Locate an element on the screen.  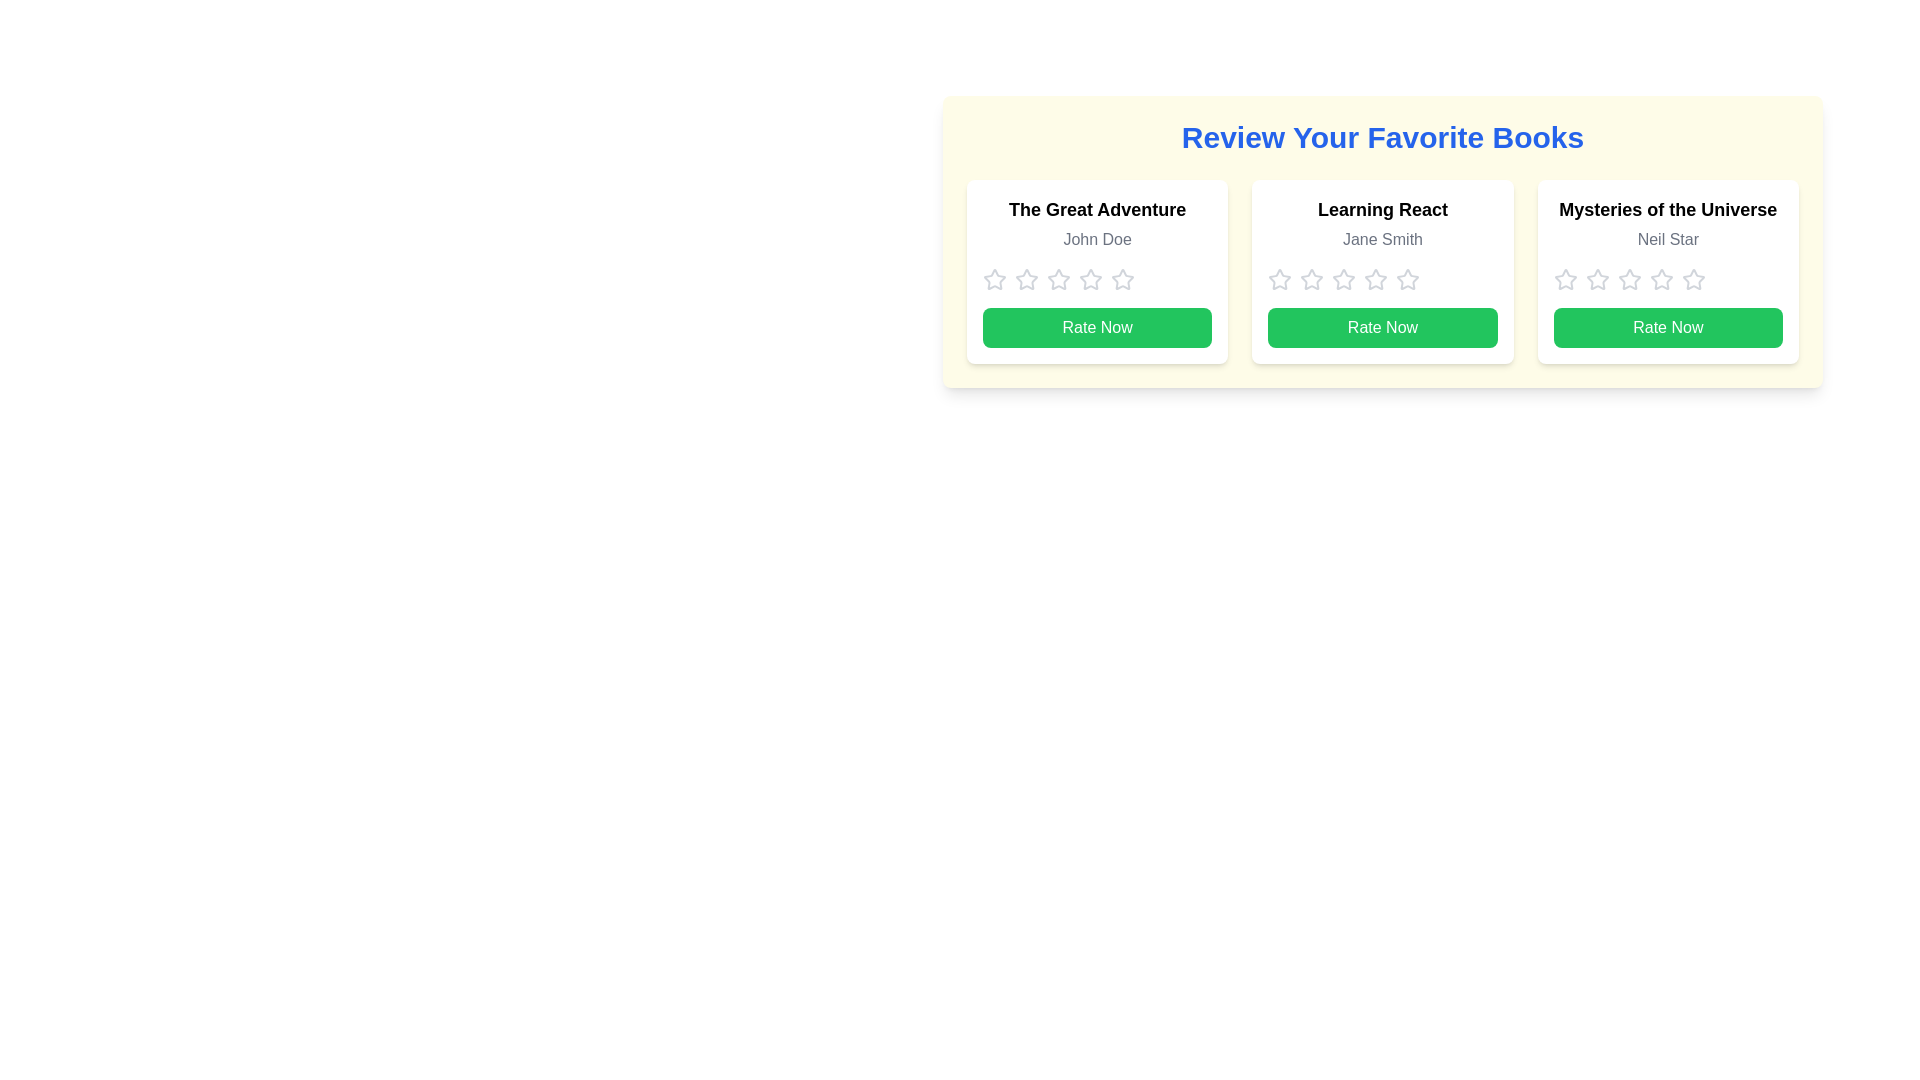
the interactive star rating system of the book titled 'Learning React' by 'Jane Smith' is located at coordinates (1381, 272).